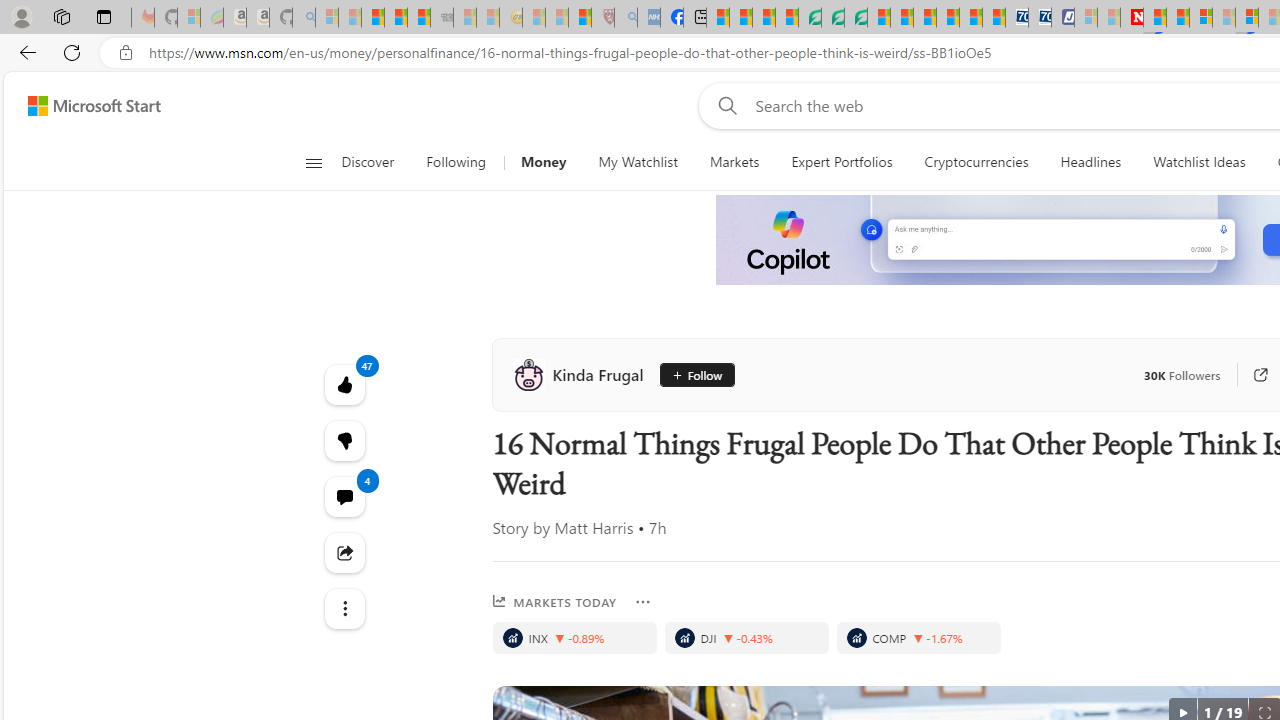 The height and width of the screenshot is (720, 1280). I want to click on 'World - MSN', so click(762, 17).